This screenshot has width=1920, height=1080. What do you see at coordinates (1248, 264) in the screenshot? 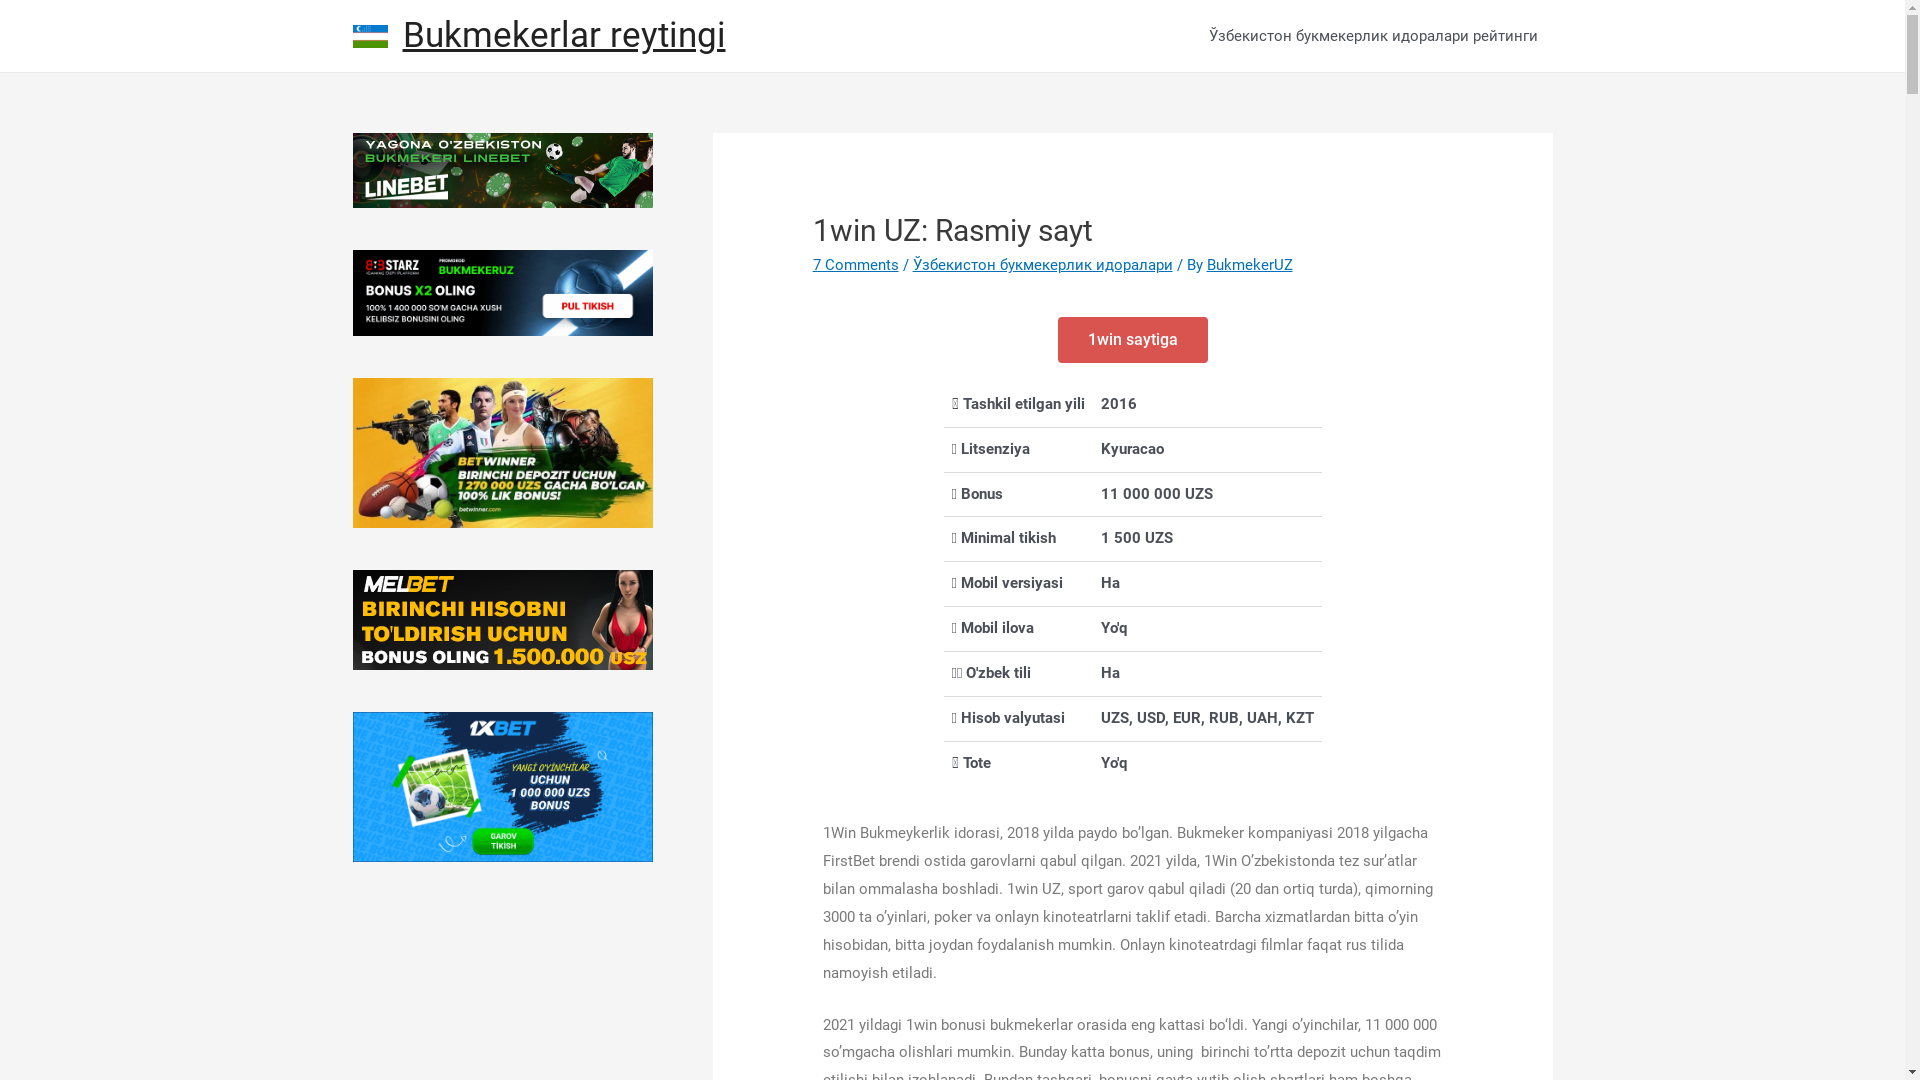
I see `'BukmekerUZ'` at bounding box center [1248, 264].